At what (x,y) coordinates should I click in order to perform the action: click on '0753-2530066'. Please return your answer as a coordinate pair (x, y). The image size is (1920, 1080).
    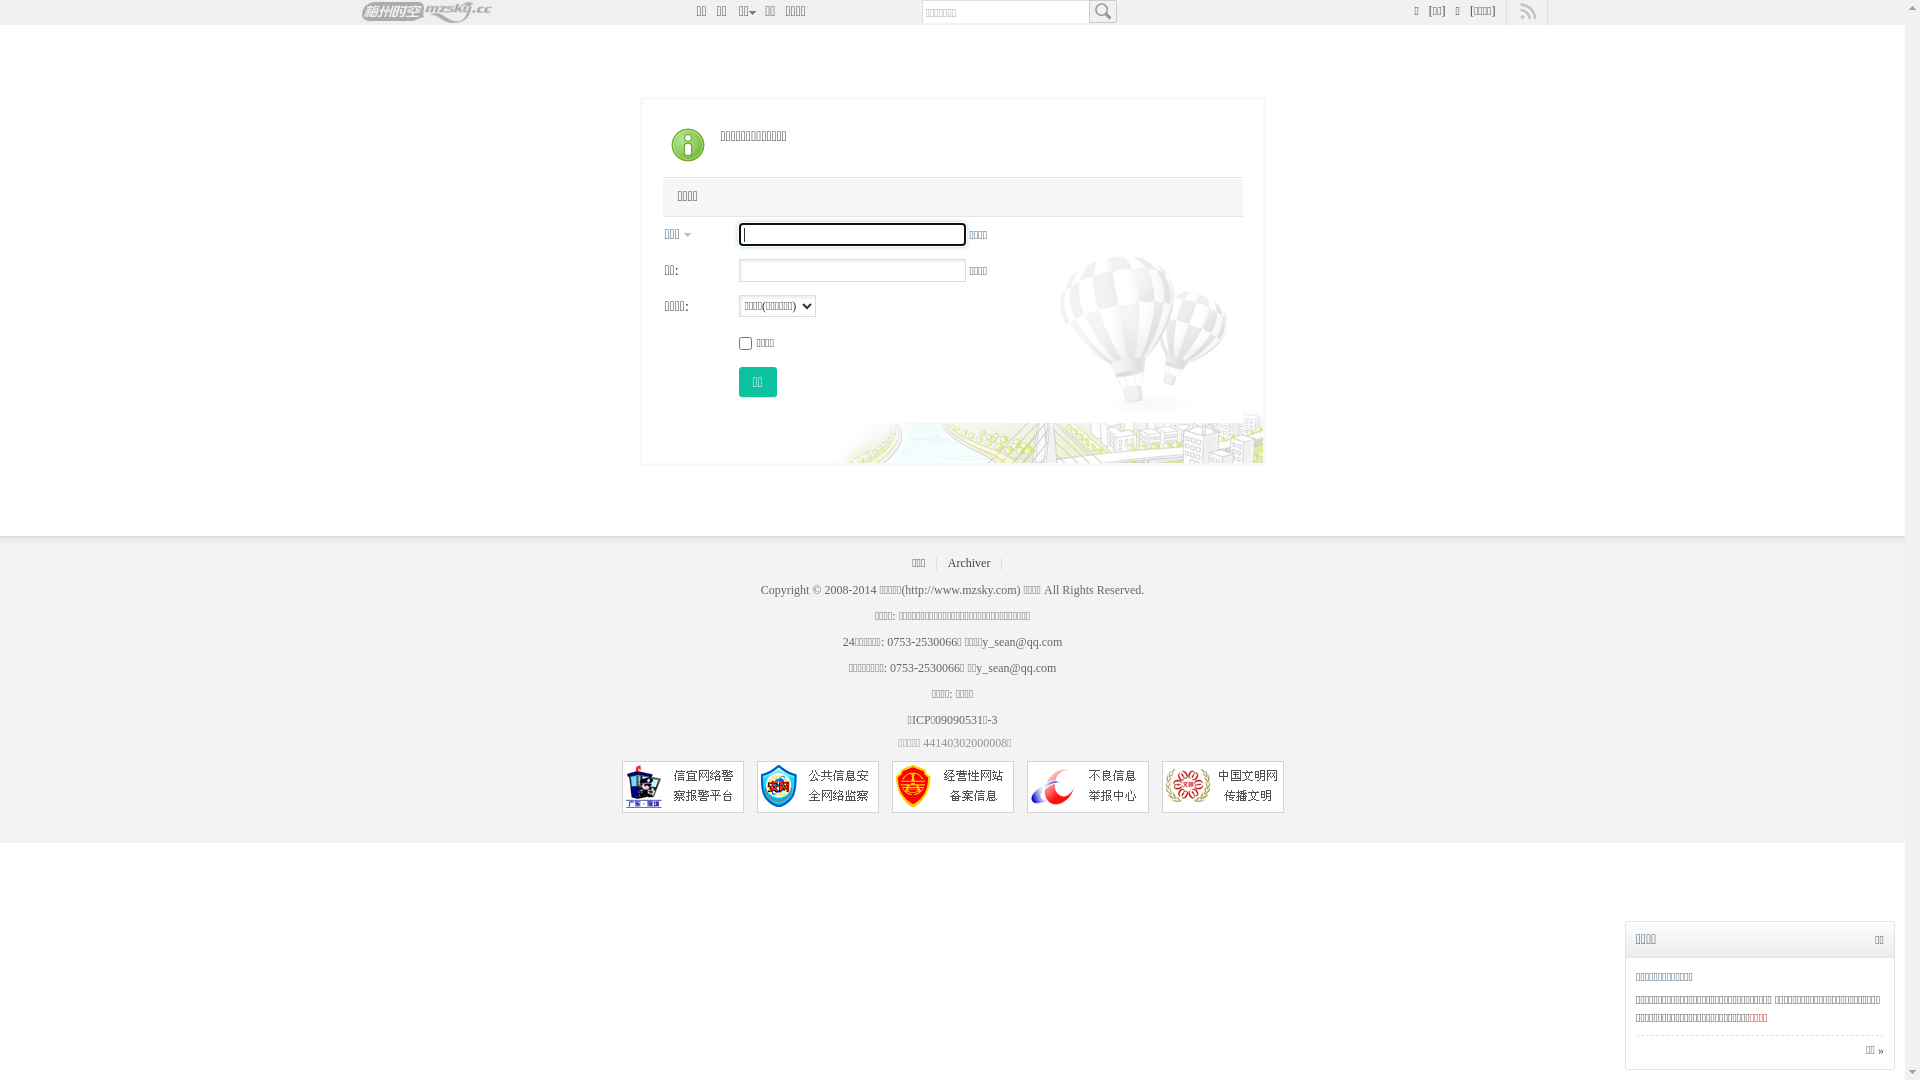
    Looking at the image, I should click on (924, 667).